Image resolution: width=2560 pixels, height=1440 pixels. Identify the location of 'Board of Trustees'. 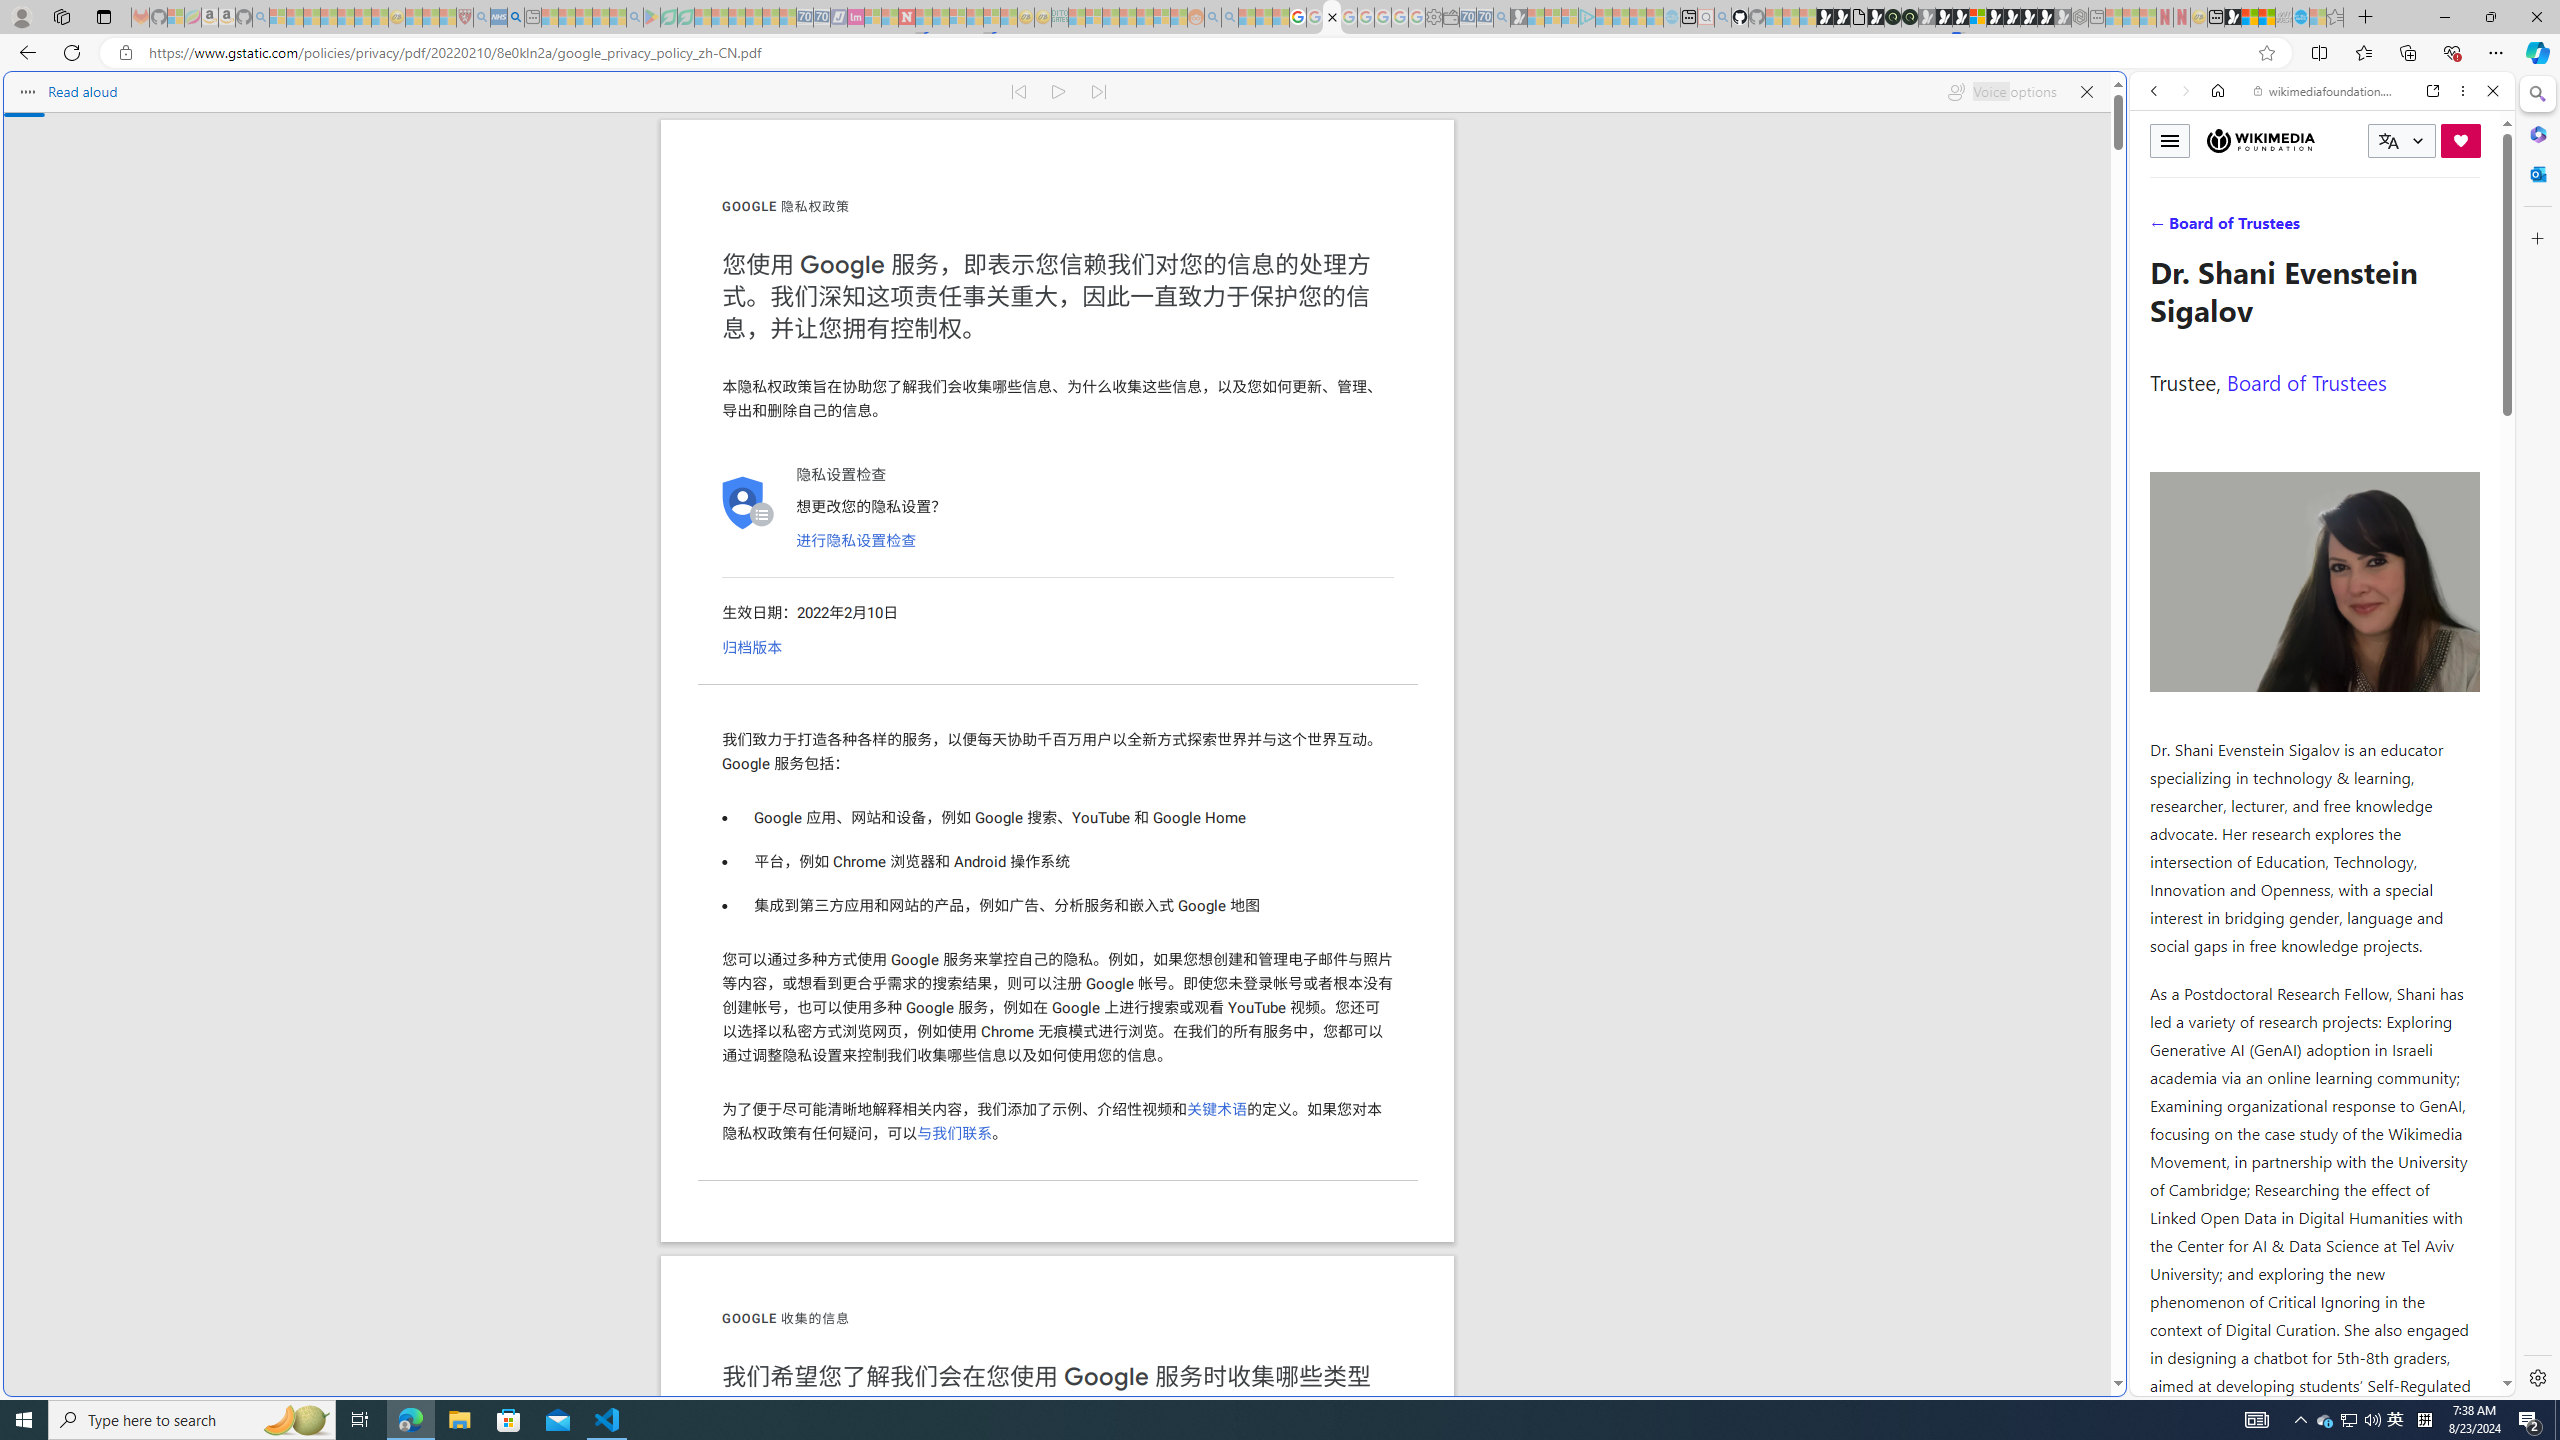
(2306, 382).